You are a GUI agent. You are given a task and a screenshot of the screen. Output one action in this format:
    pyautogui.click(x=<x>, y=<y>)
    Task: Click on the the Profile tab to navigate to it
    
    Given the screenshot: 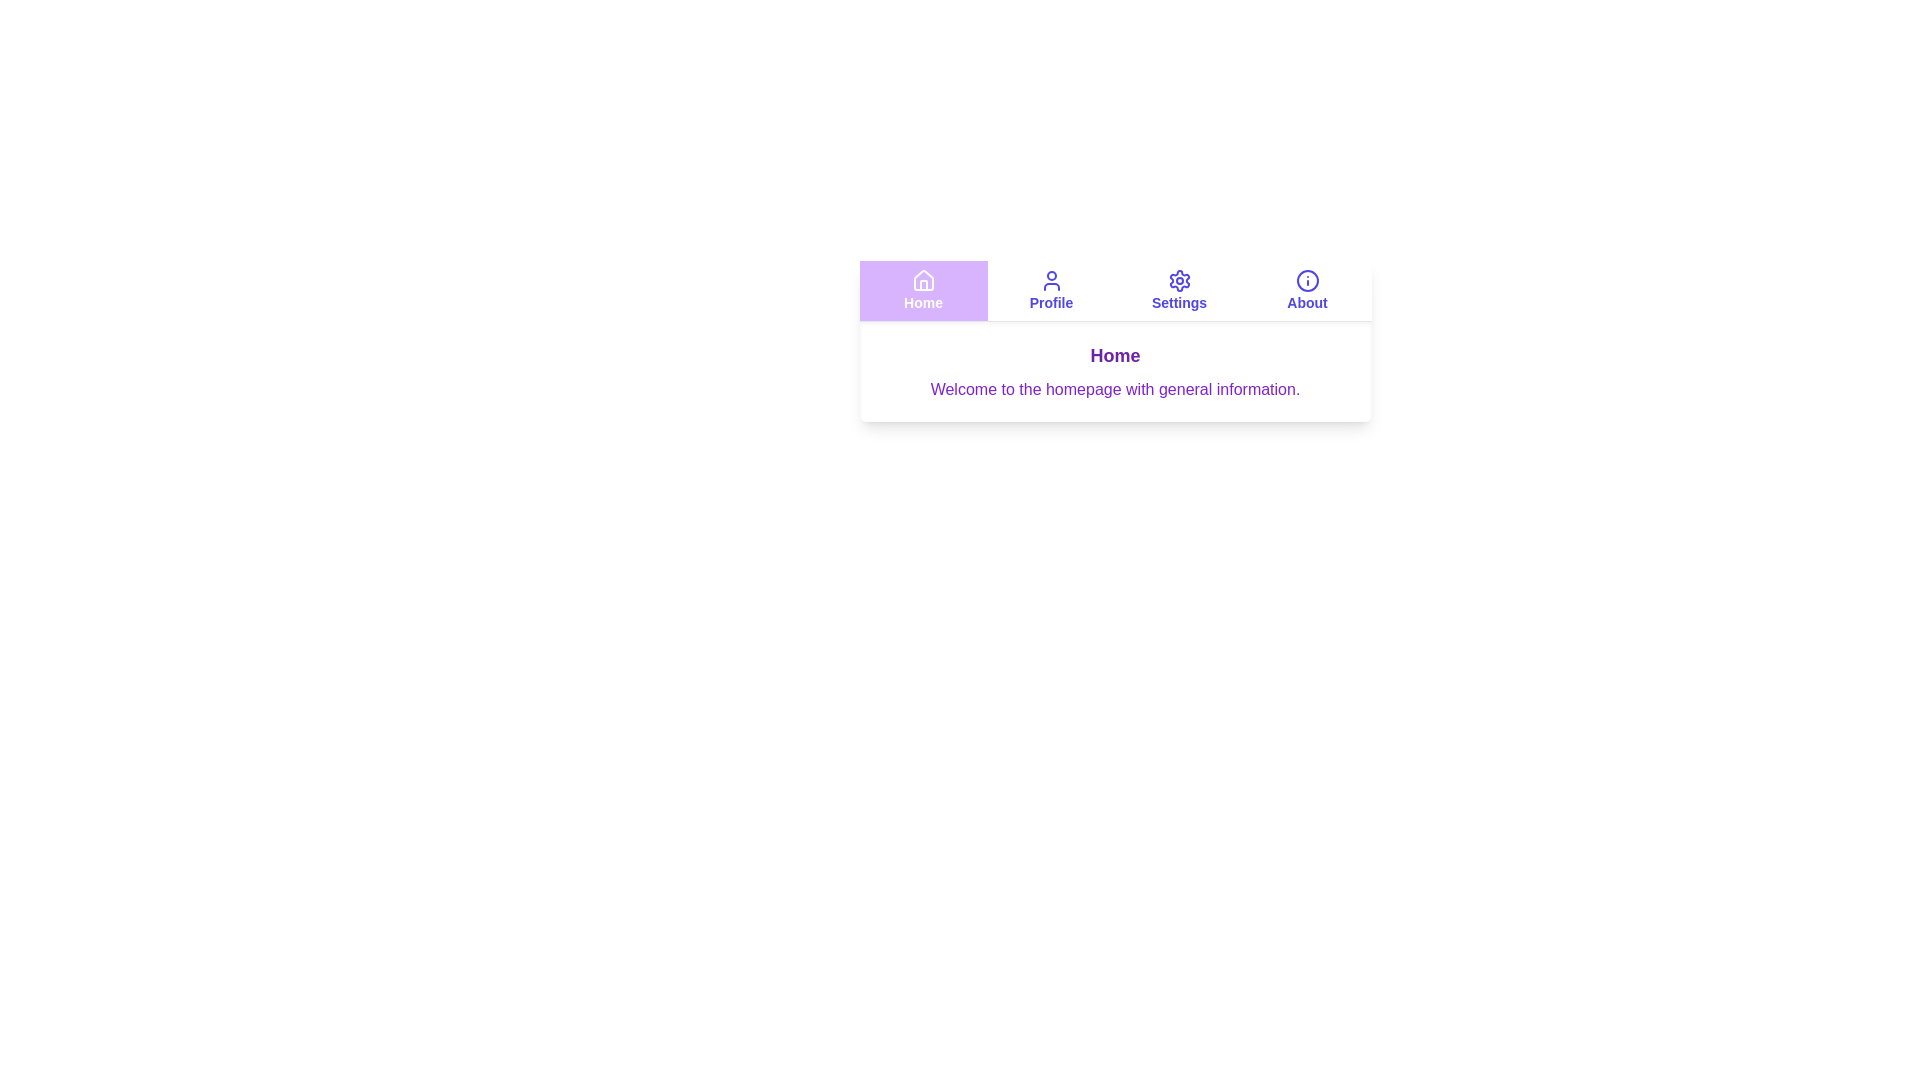 What is the action you would take?
    pyautogui.click(x=1050, y=290)
    